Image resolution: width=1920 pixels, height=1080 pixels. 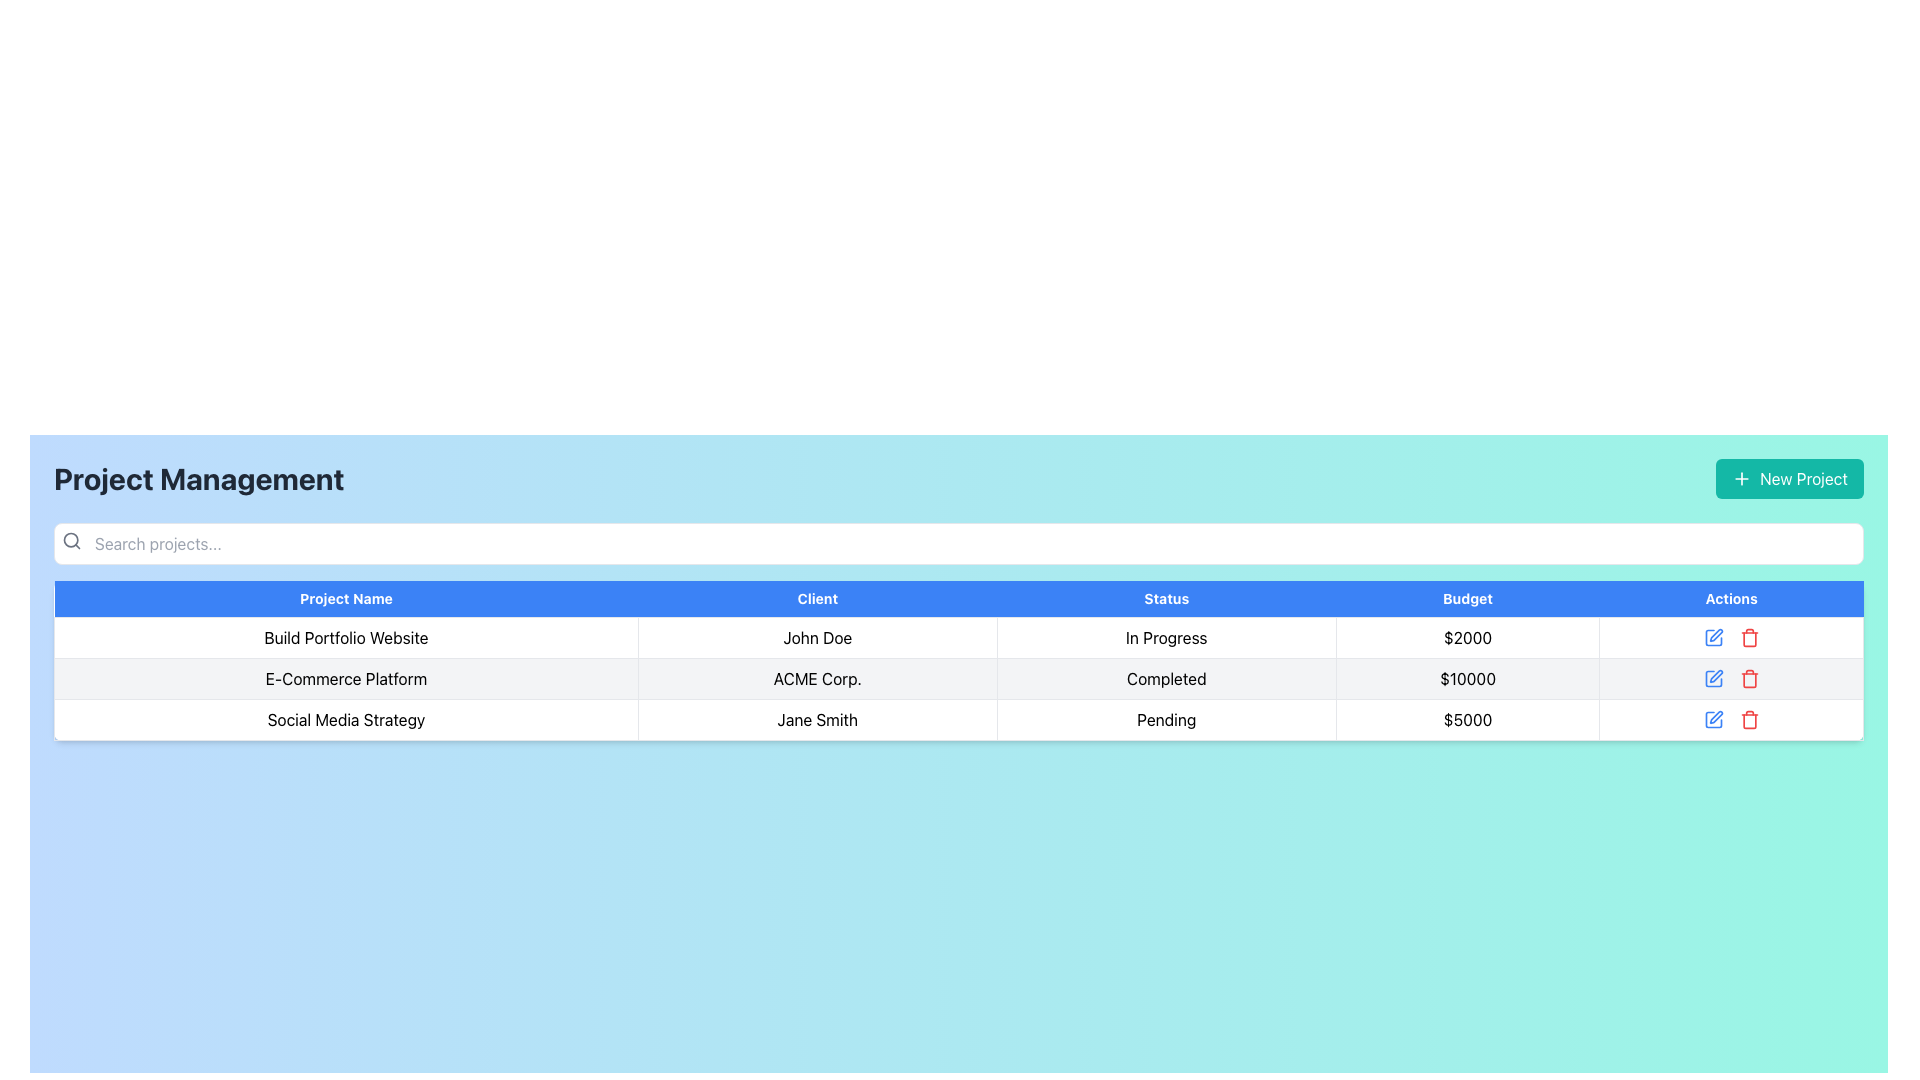 I want to click on the bold, large-sized text heading displaying 'Project Management' in dark gray color, located at the top-left corner of the interface above the search bar, so click(x=199, y=478).